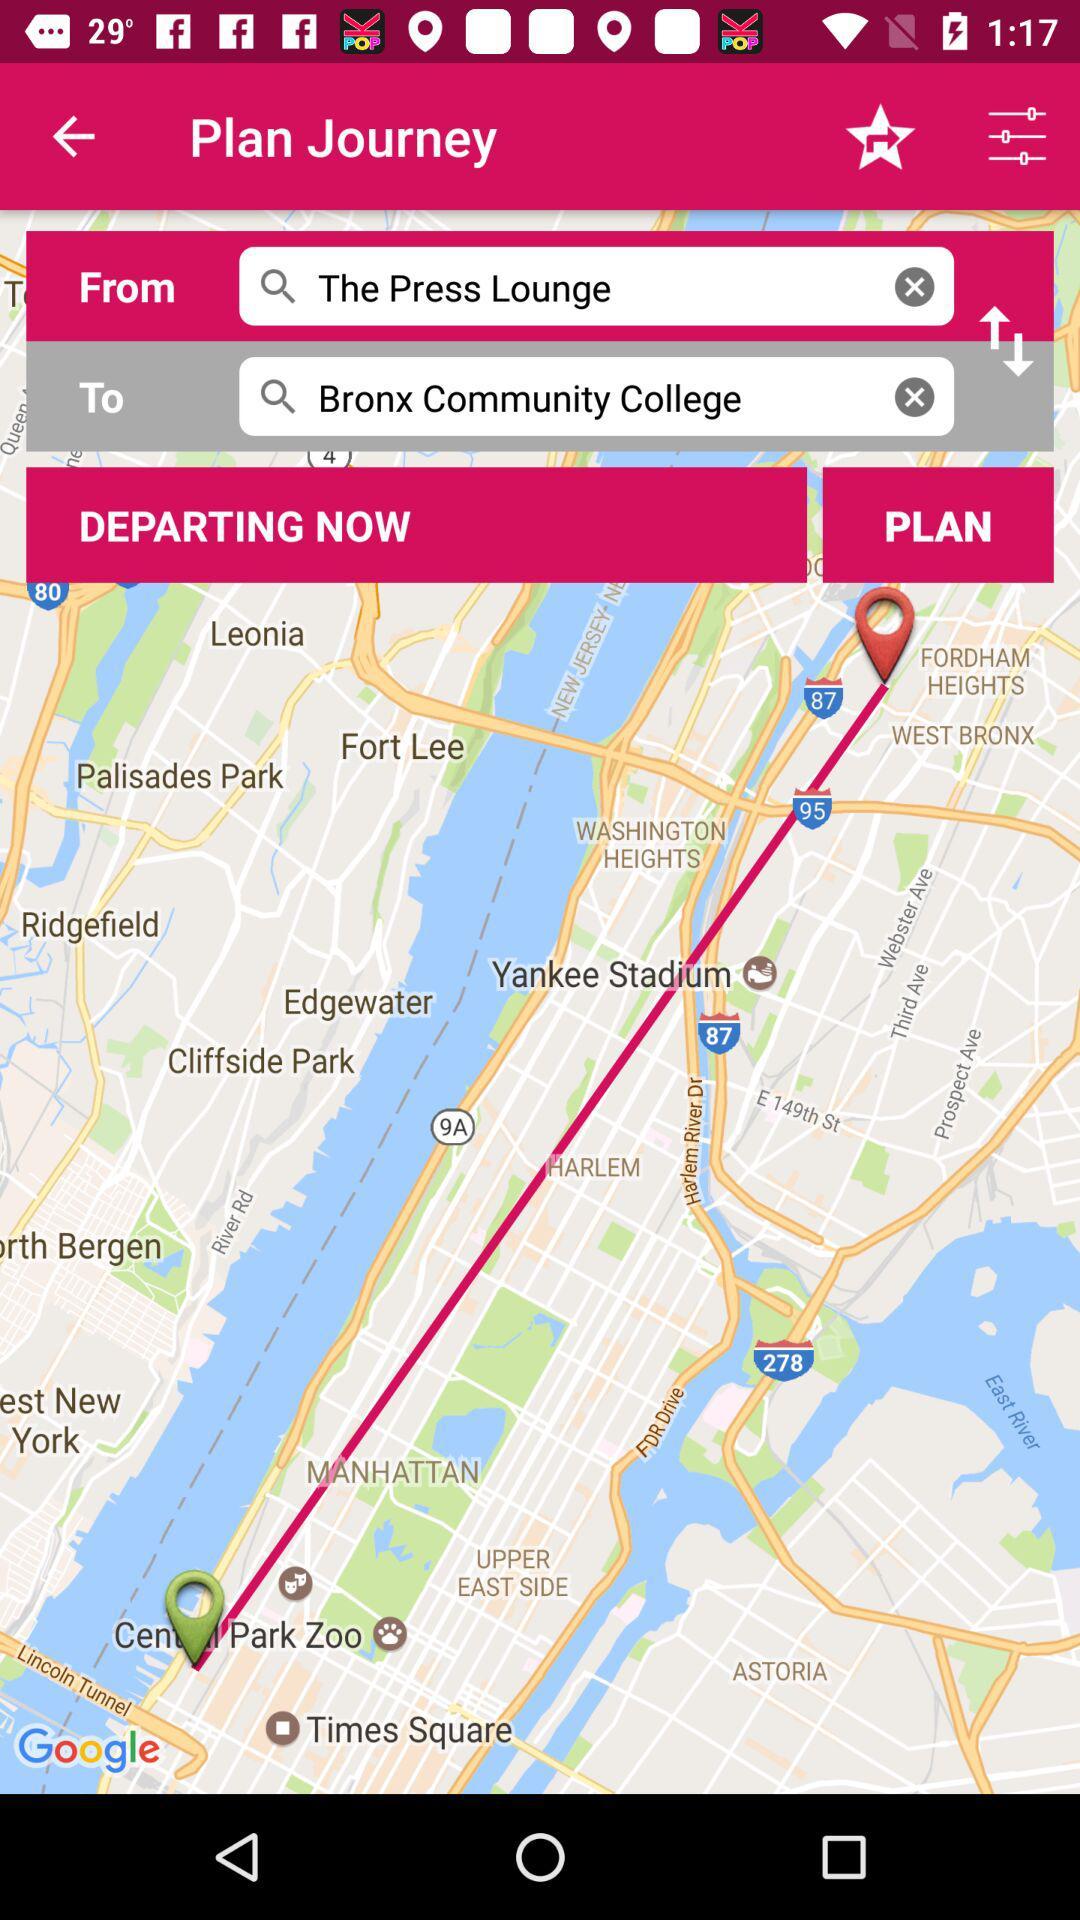 This screenshot has width=1080, height=1920. Describe the element at coordinates (1006, 341) in the screenshot. I see `interchange from and to location` at that location.